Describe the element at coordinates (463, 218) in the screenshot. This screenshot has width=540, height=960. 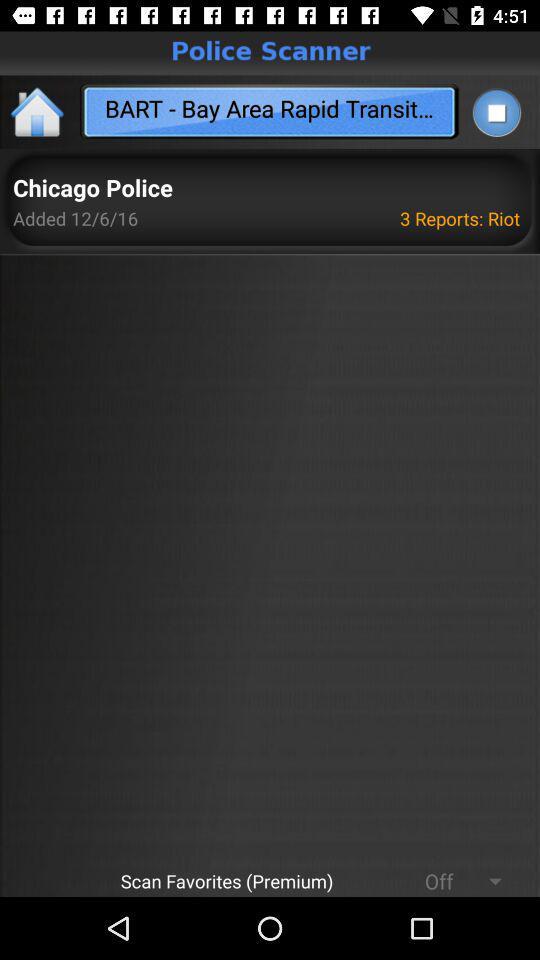
I see `the icon to the right of the chicago police app` at that location.